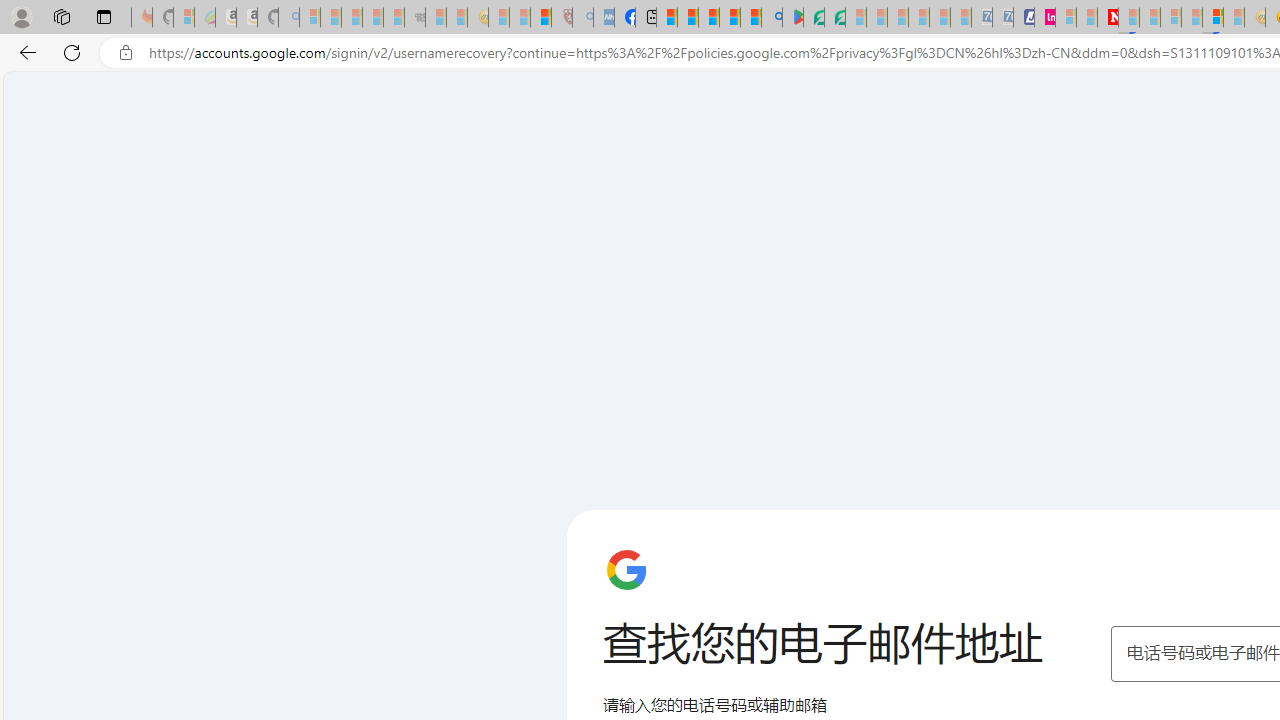 This screenshot has width=1280, height=720. What do you see at coordinates (541, 17) in the screenshot?
I see `'Local - MSN'` at bounding box center [541, 17].